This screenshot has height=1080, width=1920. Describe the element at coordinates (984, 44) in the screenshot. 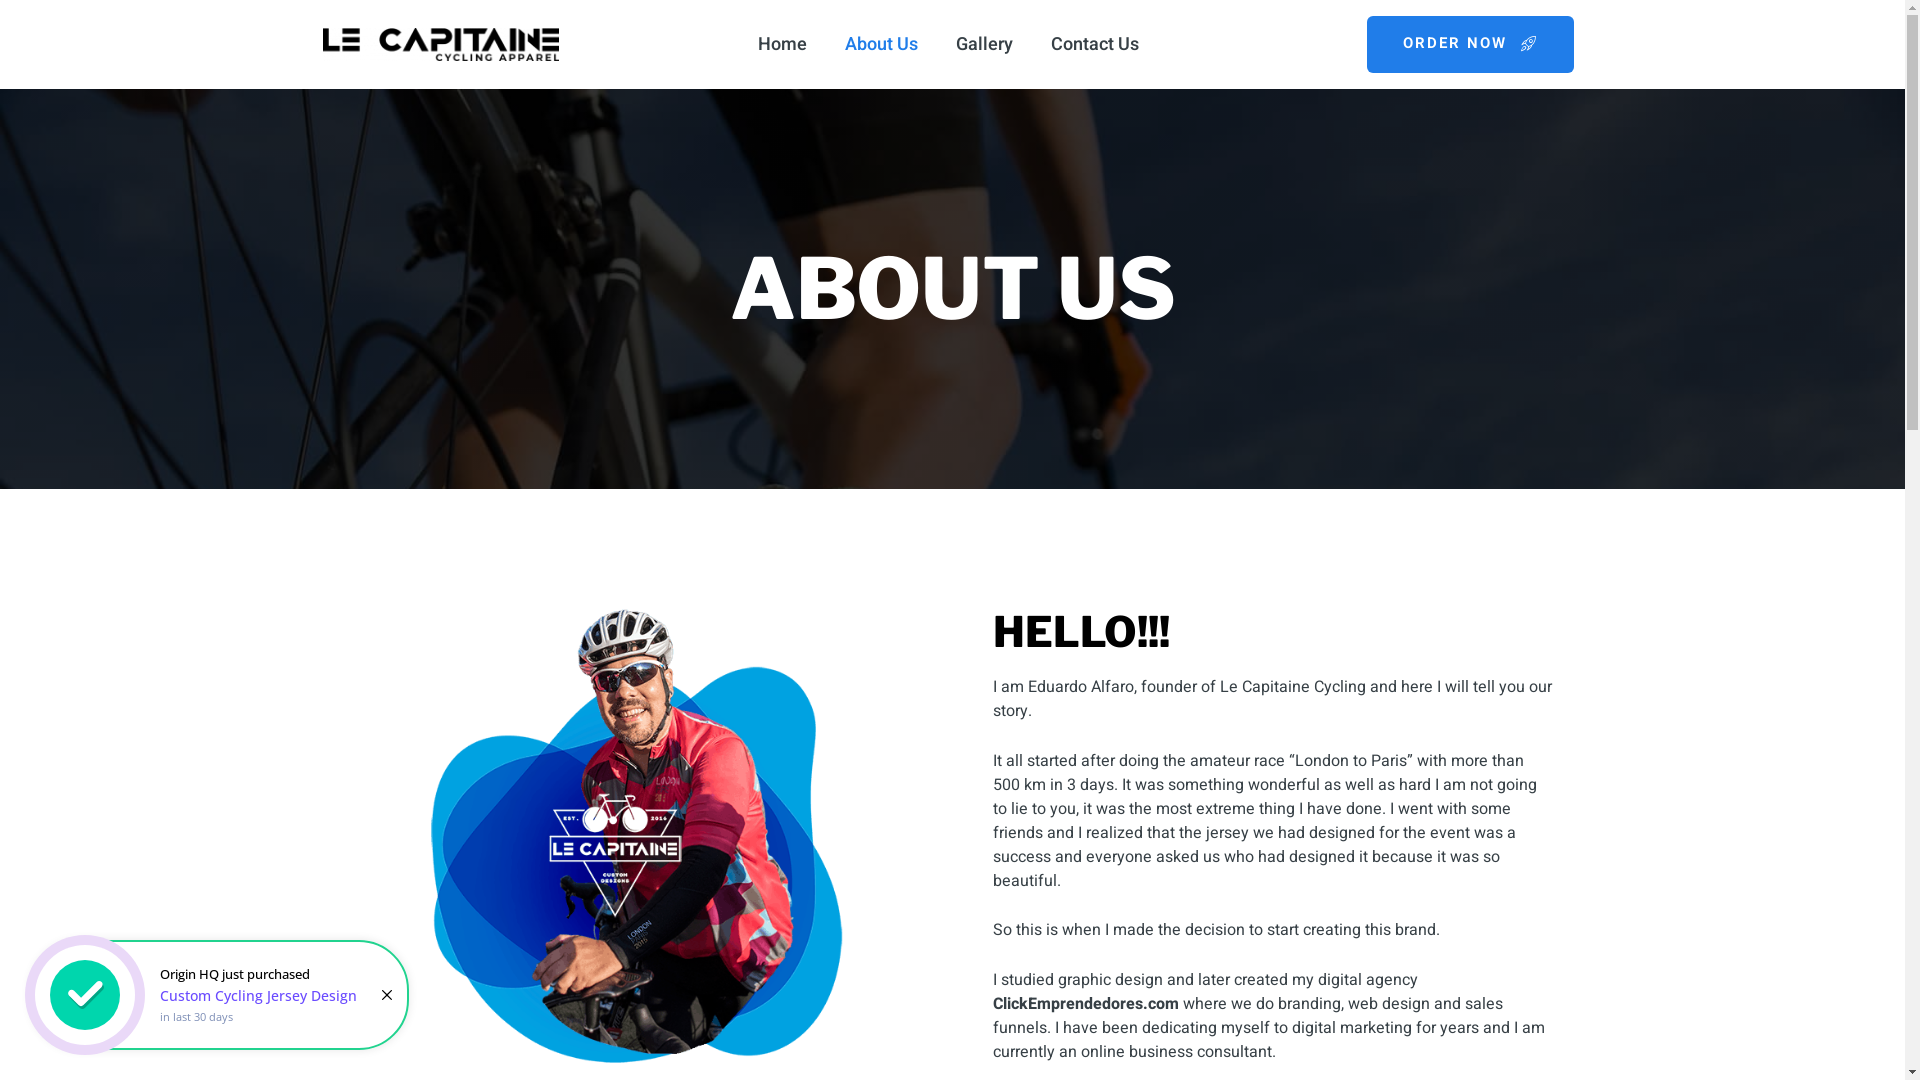

I see `'Gallery'` at that location.